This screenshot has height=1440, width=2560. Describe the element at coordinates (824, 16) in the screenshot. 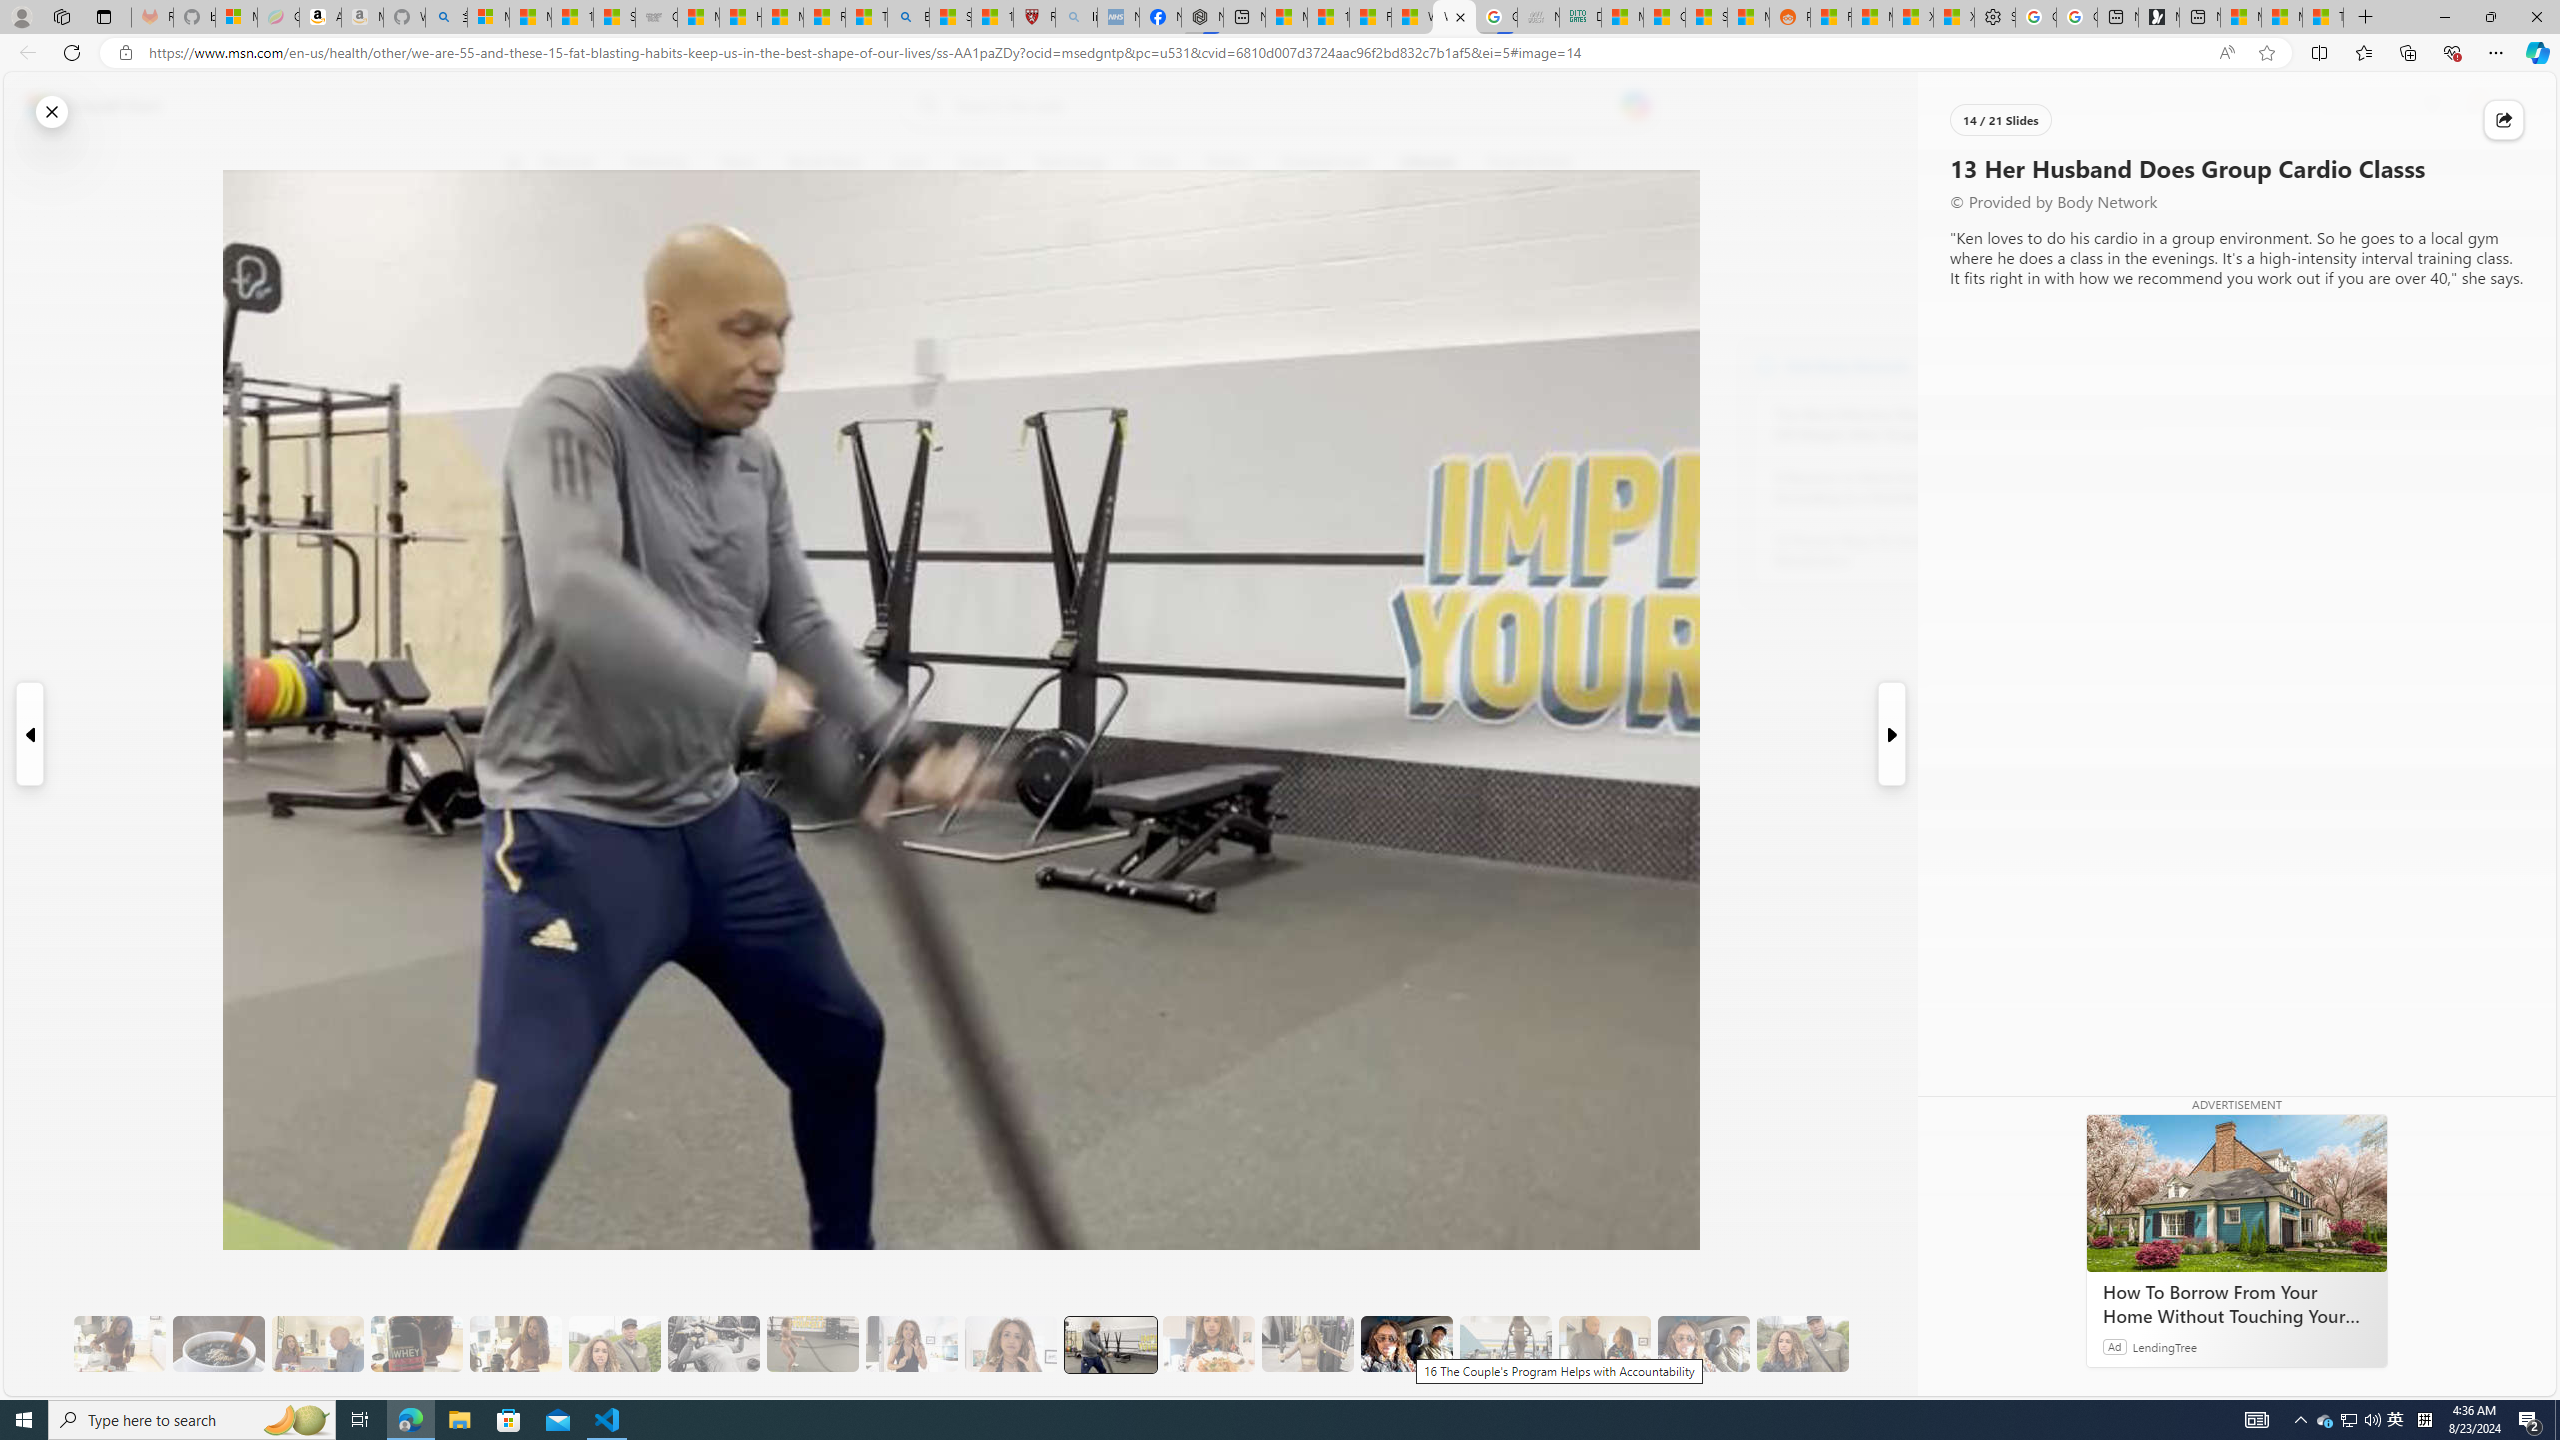

I see `'Recipes - MSN'` at that location.